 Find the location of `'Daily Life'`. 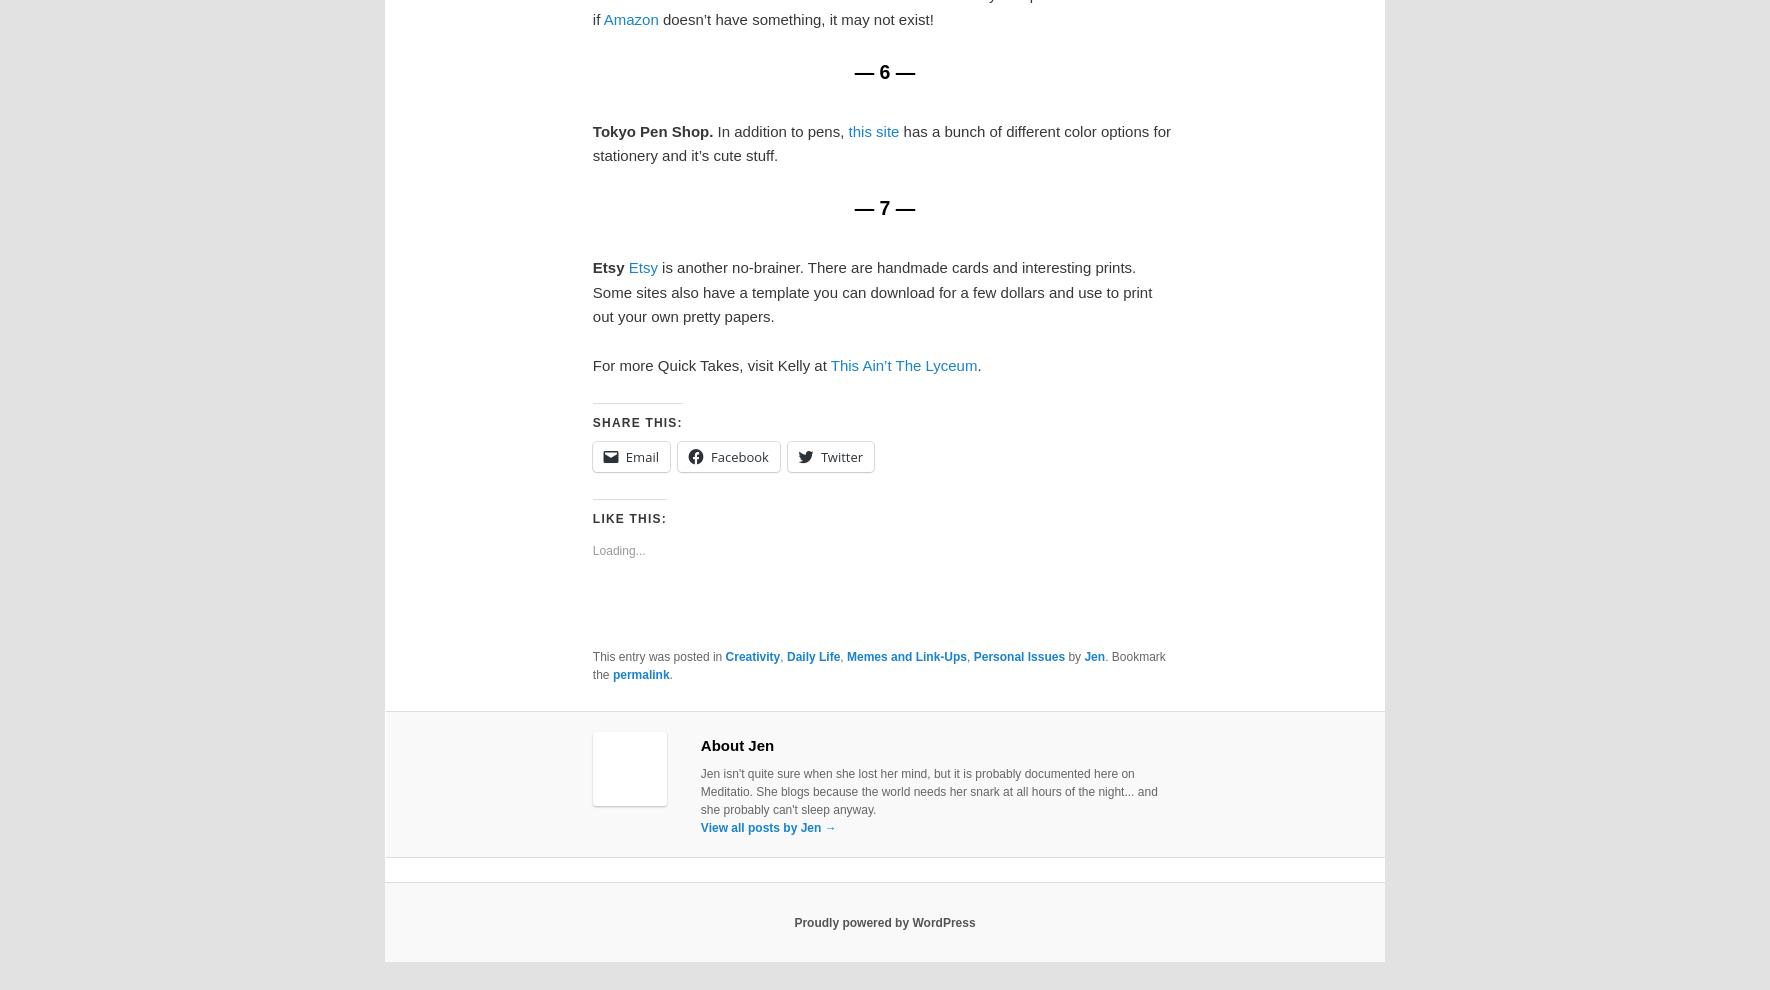

'Daily Life' is located at coordinates (812, 656).